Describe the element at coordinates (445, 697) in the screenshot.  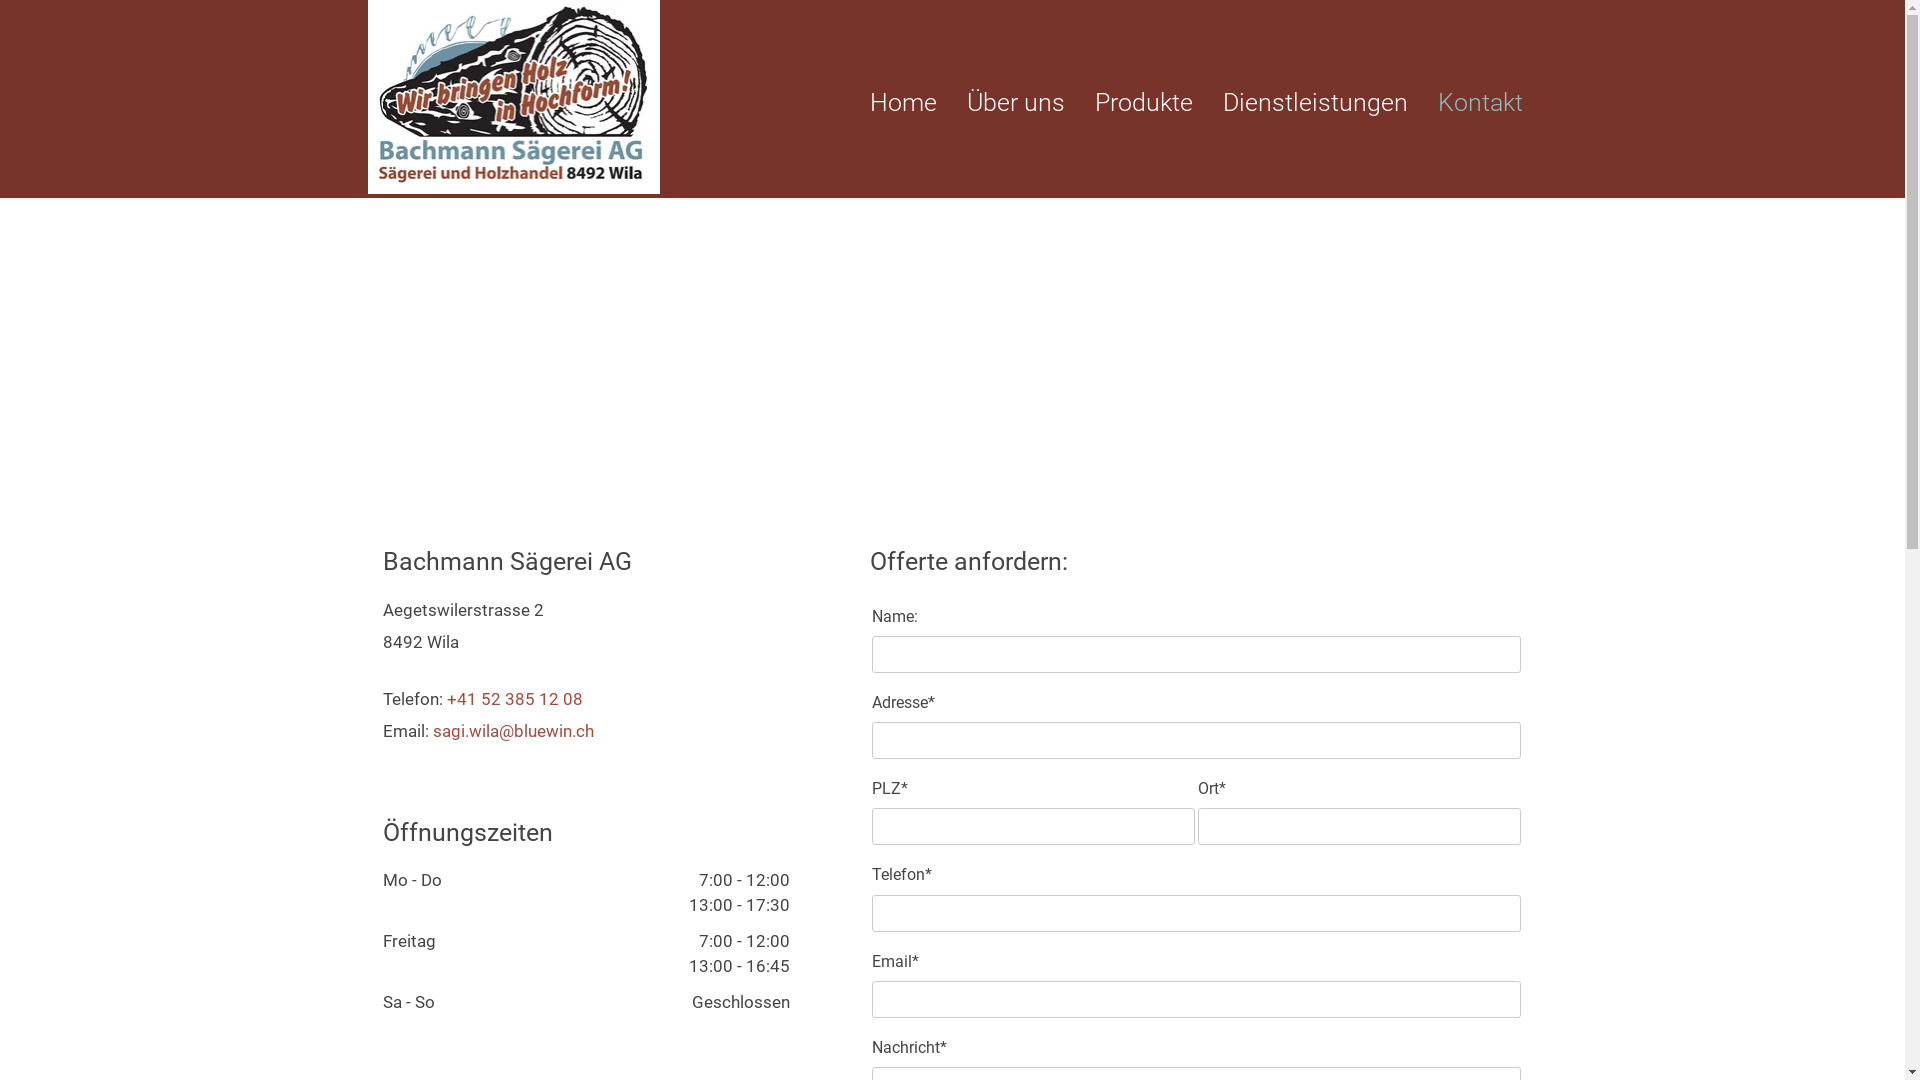
I see `'+41 52 385 12 08'` at that location.